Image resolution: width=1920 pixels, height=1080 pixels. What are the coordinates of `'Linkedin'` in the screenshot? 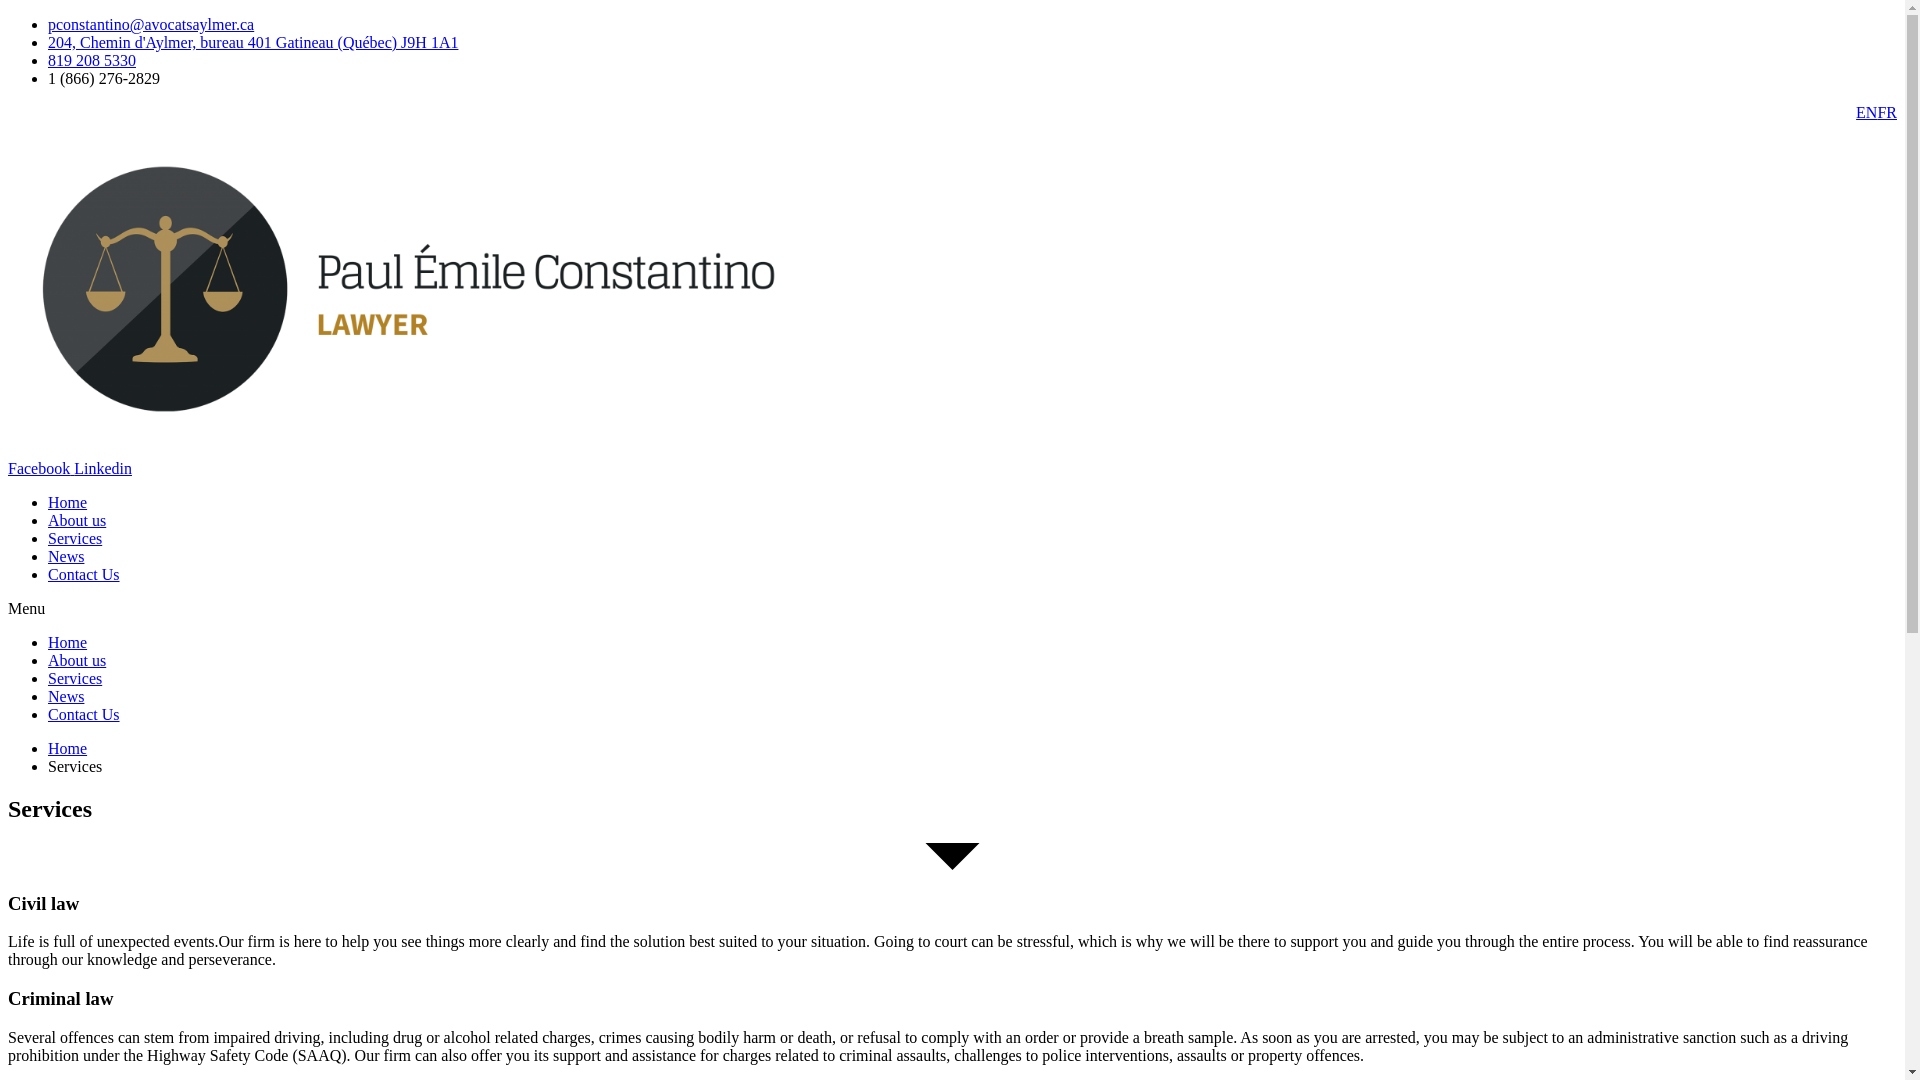 It's located at (101, 468).